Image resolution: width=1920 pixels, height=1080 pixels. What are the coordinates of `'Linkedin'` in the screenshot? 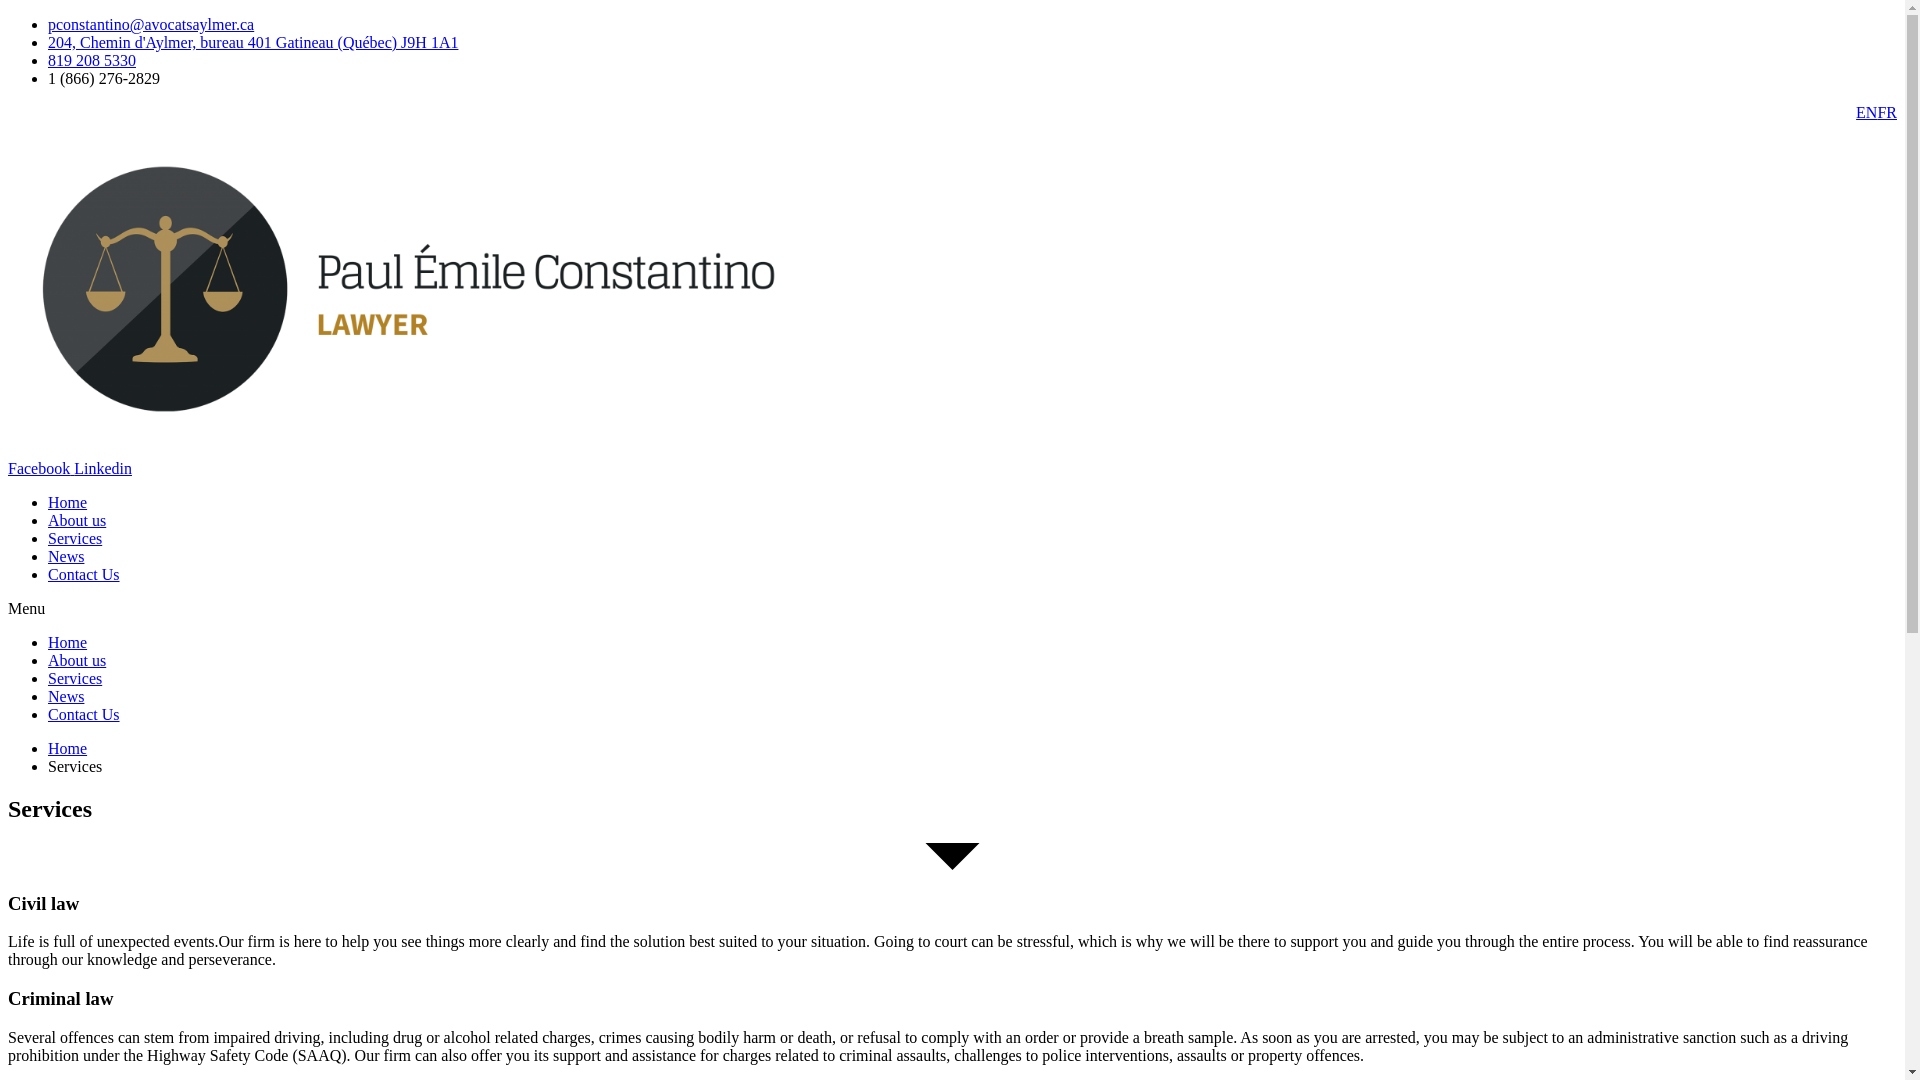 It's located at (101, 468).